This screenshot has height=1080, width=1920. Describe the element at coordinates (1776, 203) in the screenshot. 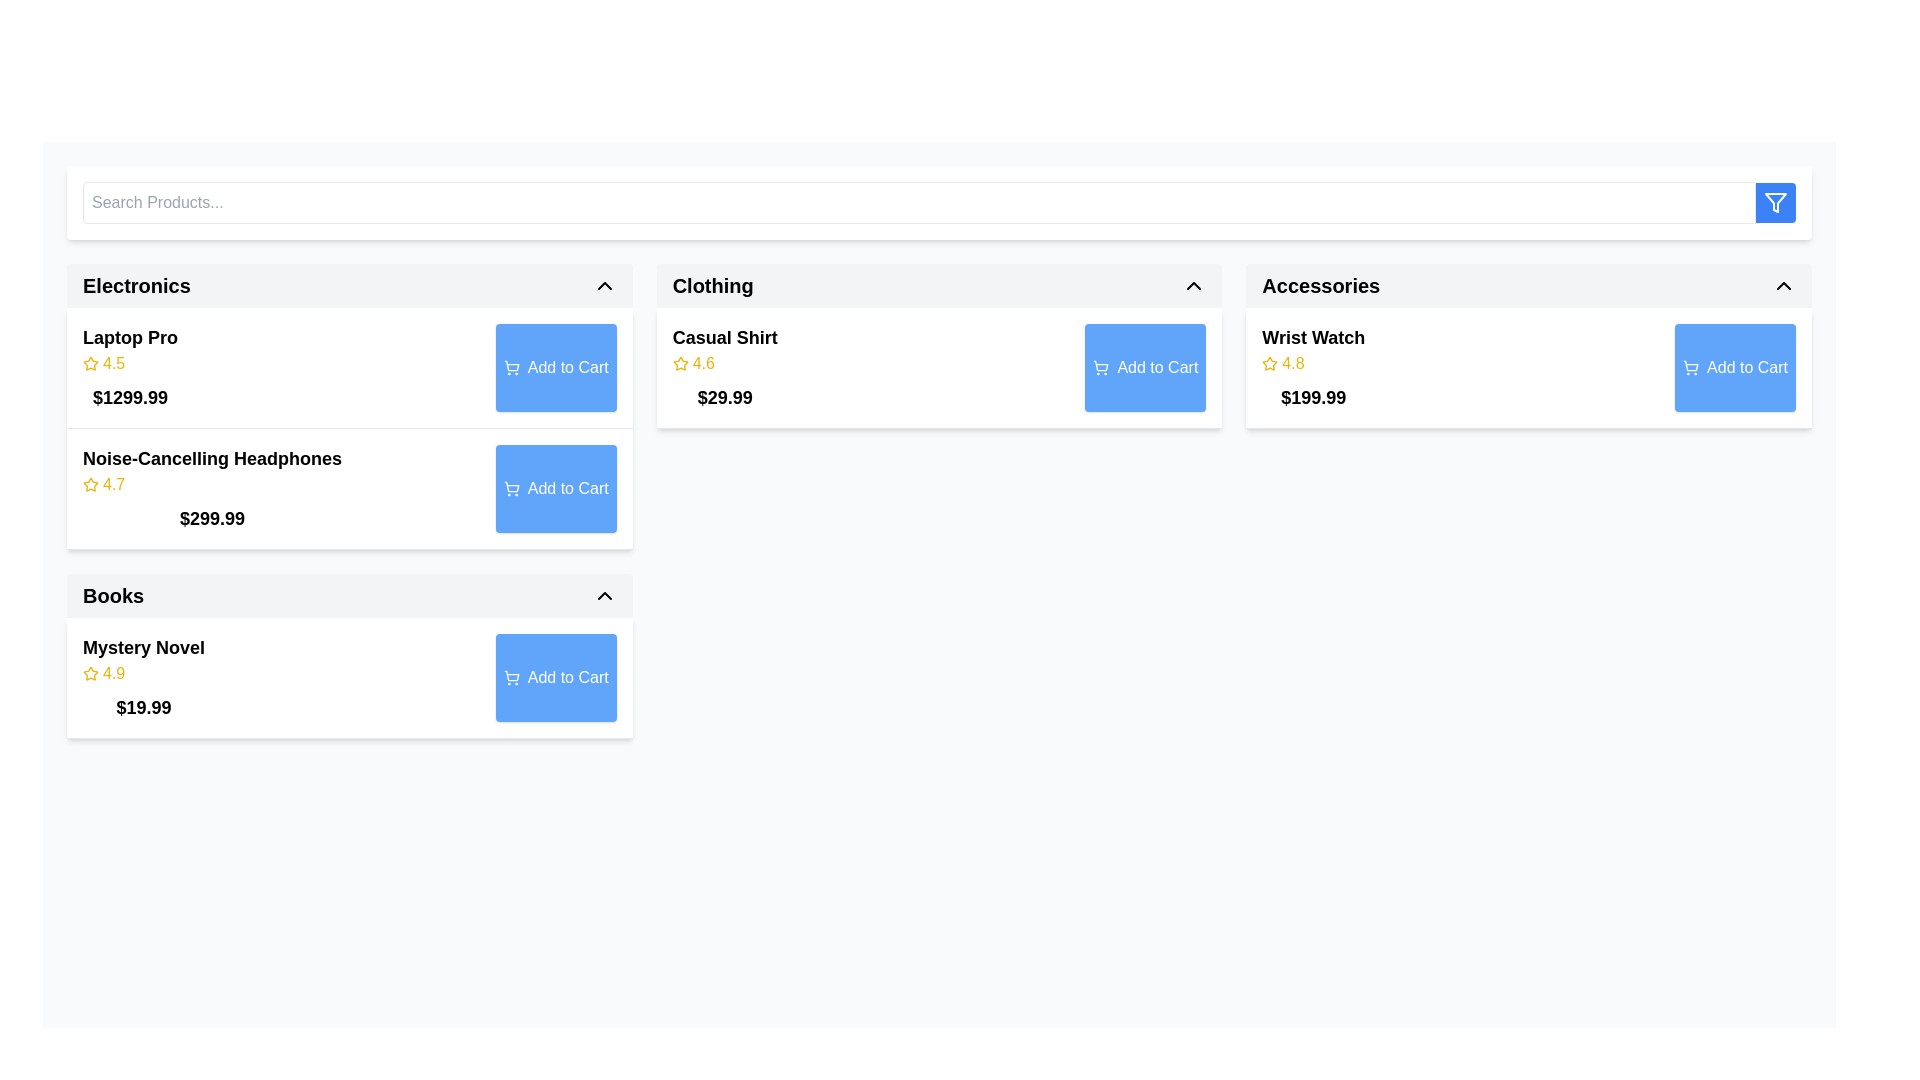

I see `the vibrant blue filter button with rounded right corners, located at the far right of the horizontal search bar` at that location.